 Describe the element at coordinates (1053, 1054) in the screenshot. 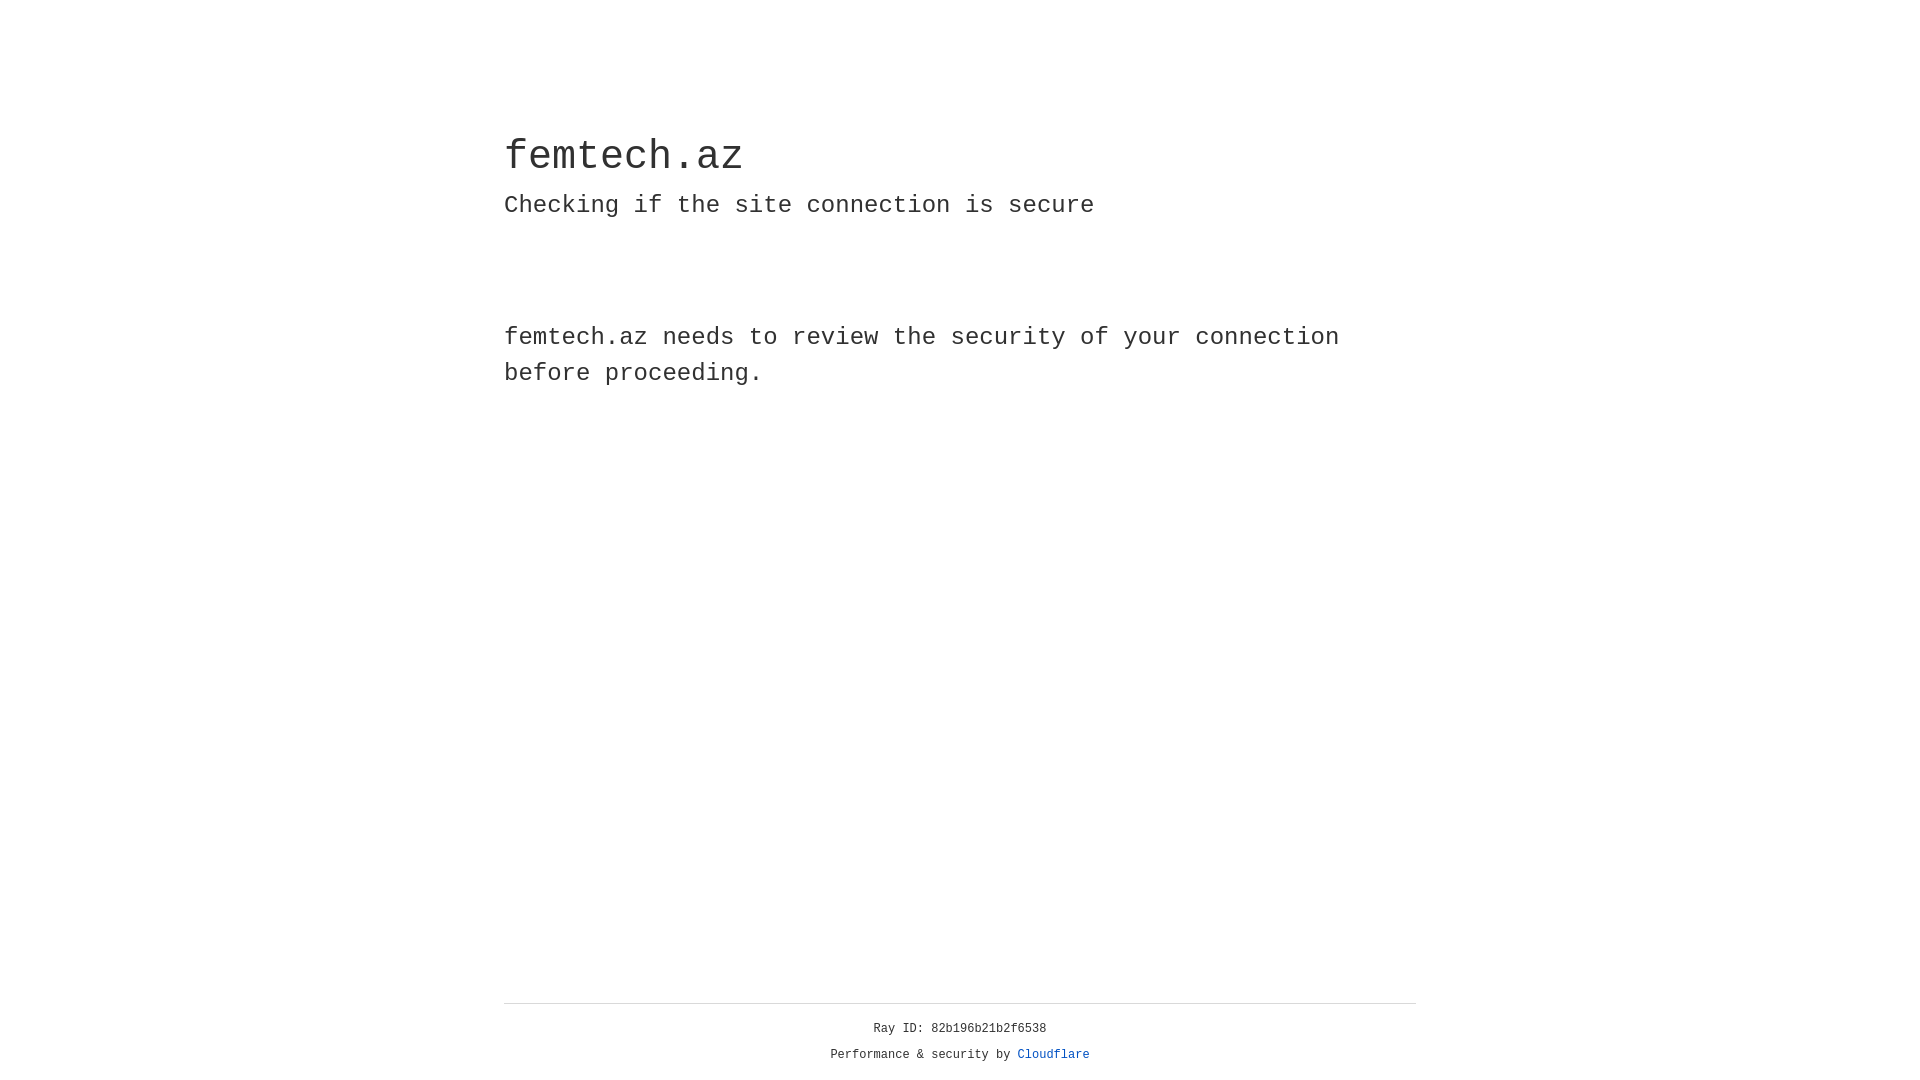

I see `'Cloudflare'` at that location.